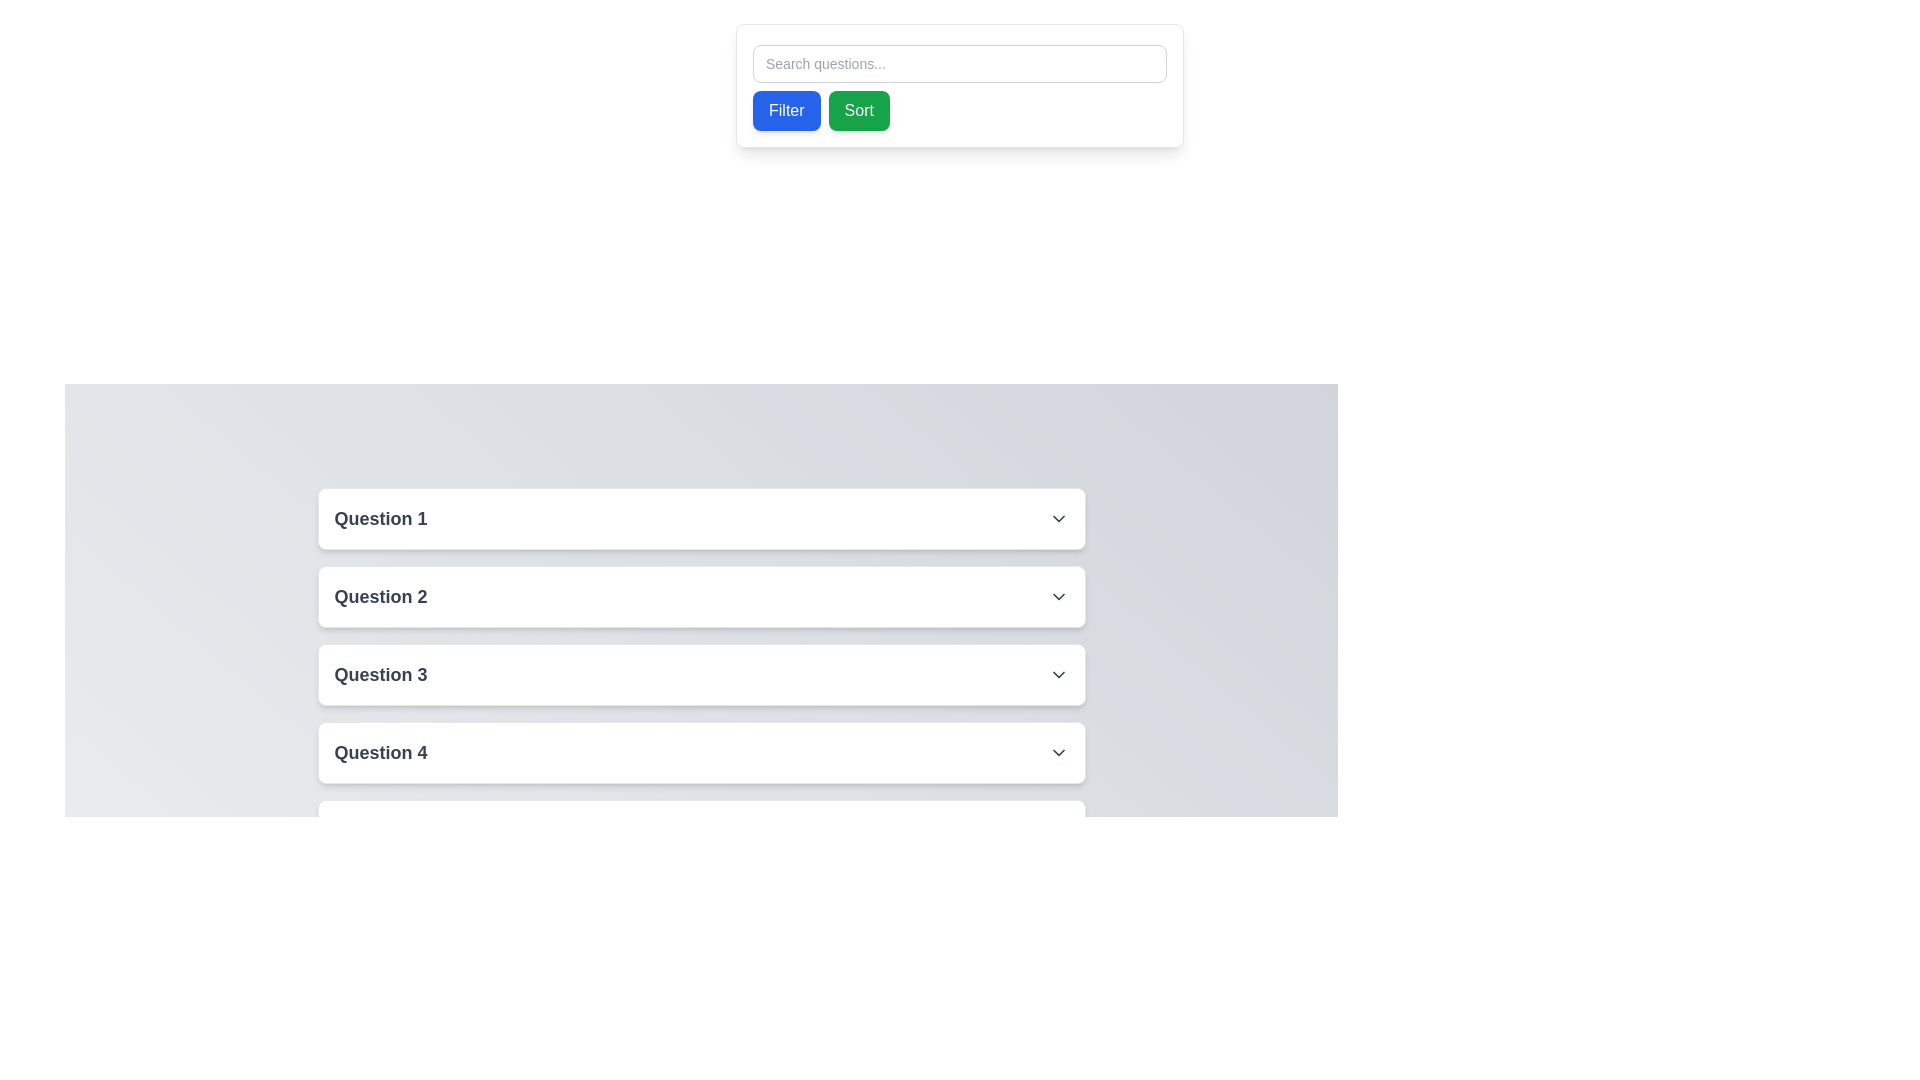 The height and width of the screenshot is (1080, 1920). What do you see at coordinates (1057, 596) in the screenshot?
I see `the interactive icon located at the far-right side of the 'Question 2' entry` at bounding box center [1057, 596].